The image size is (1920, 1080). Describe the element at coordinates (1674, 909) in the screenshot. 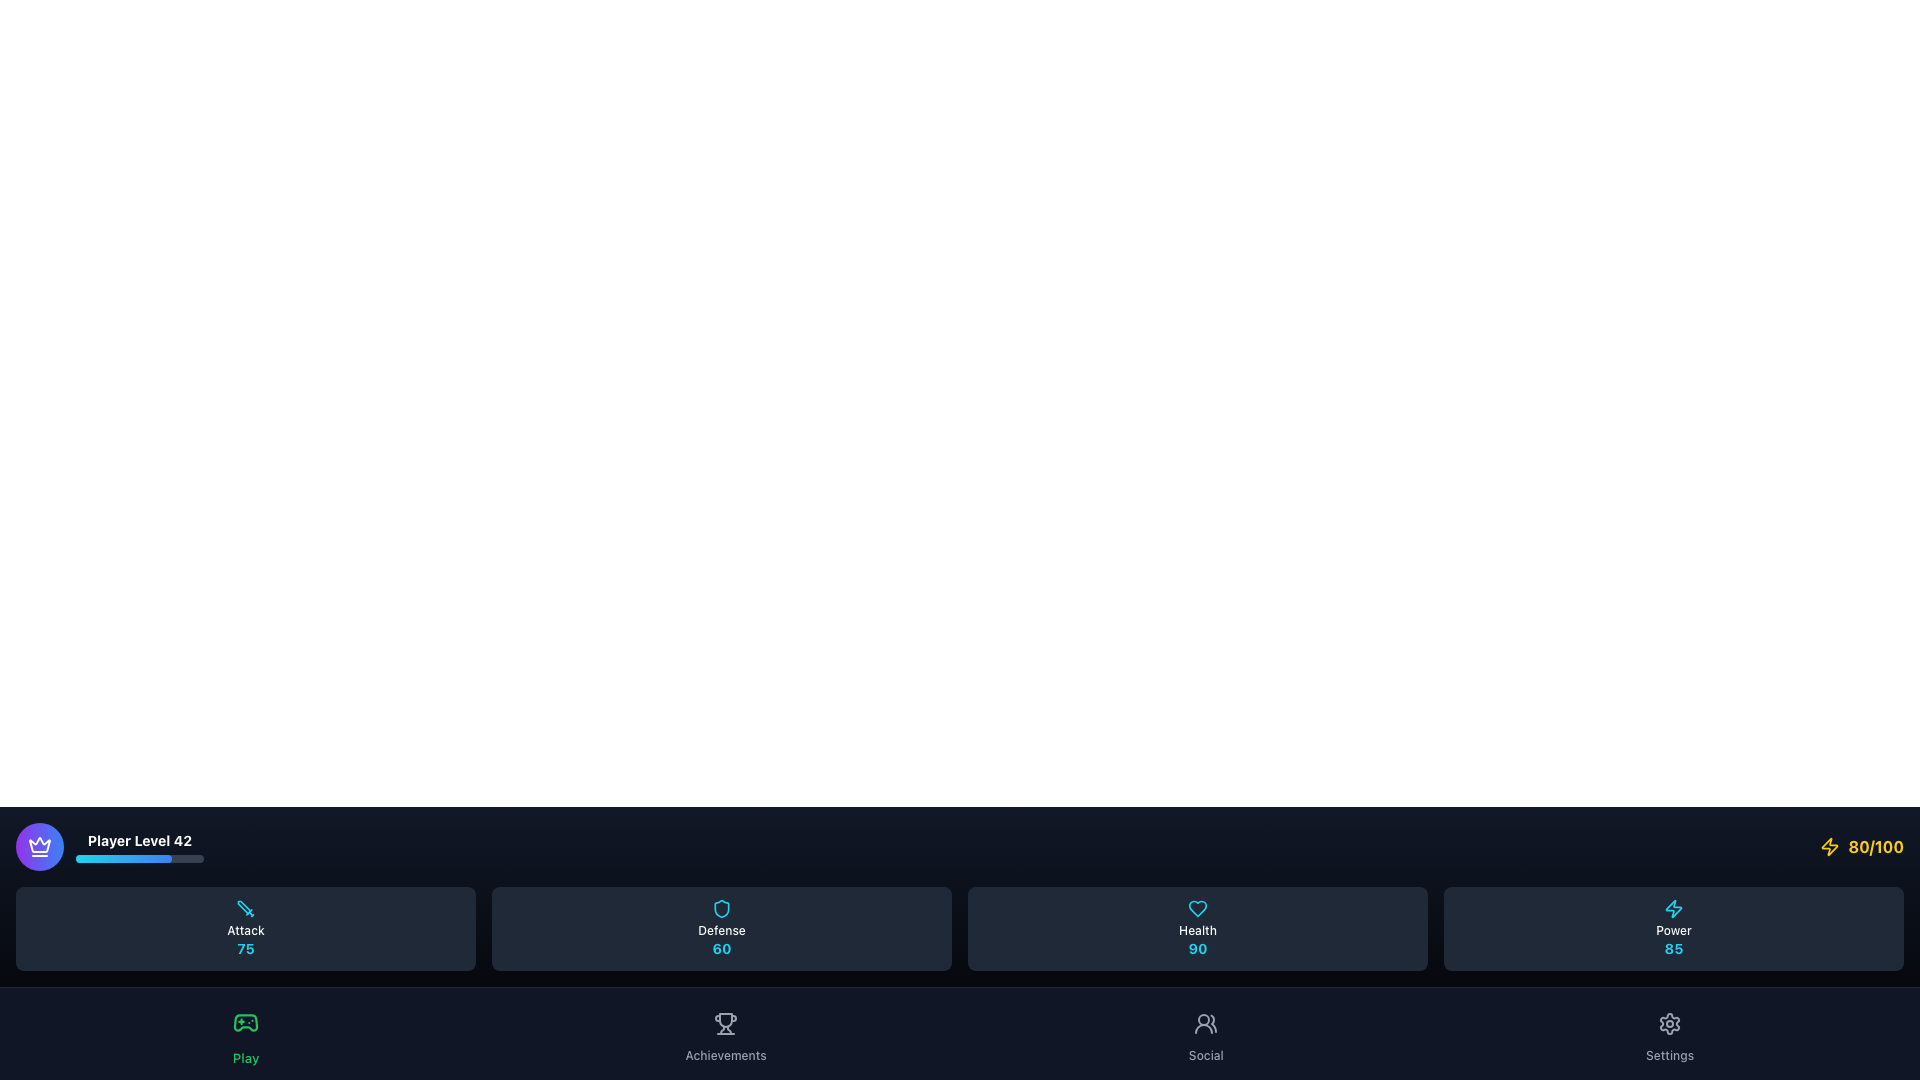

I see `the visual indicator representing the 'Power' status, which is centrally located in a box displaying the label 'Power' and the value '85'` at that location.